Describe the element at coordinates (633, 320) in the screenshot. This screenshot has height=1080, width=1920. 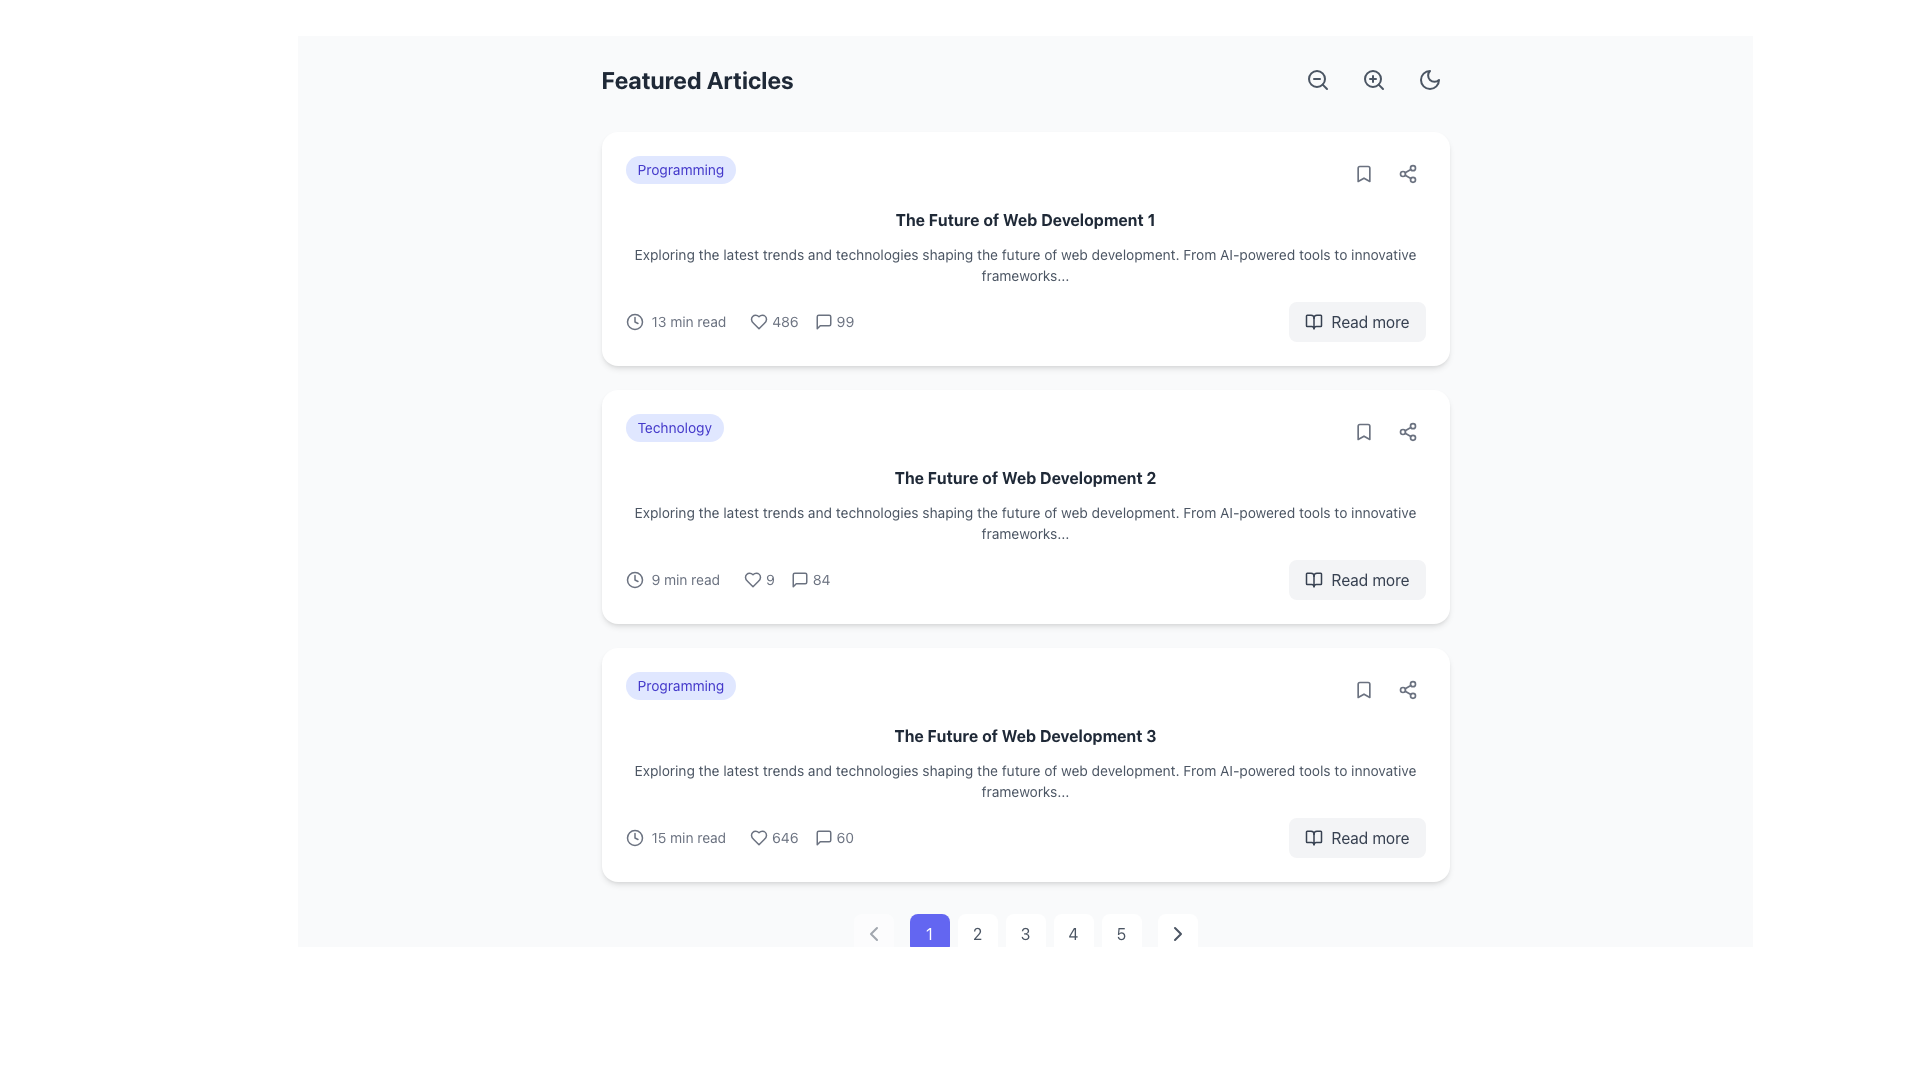
I see `the time-related icon located to the left of the '13 min read' text in the top article card` at that location.